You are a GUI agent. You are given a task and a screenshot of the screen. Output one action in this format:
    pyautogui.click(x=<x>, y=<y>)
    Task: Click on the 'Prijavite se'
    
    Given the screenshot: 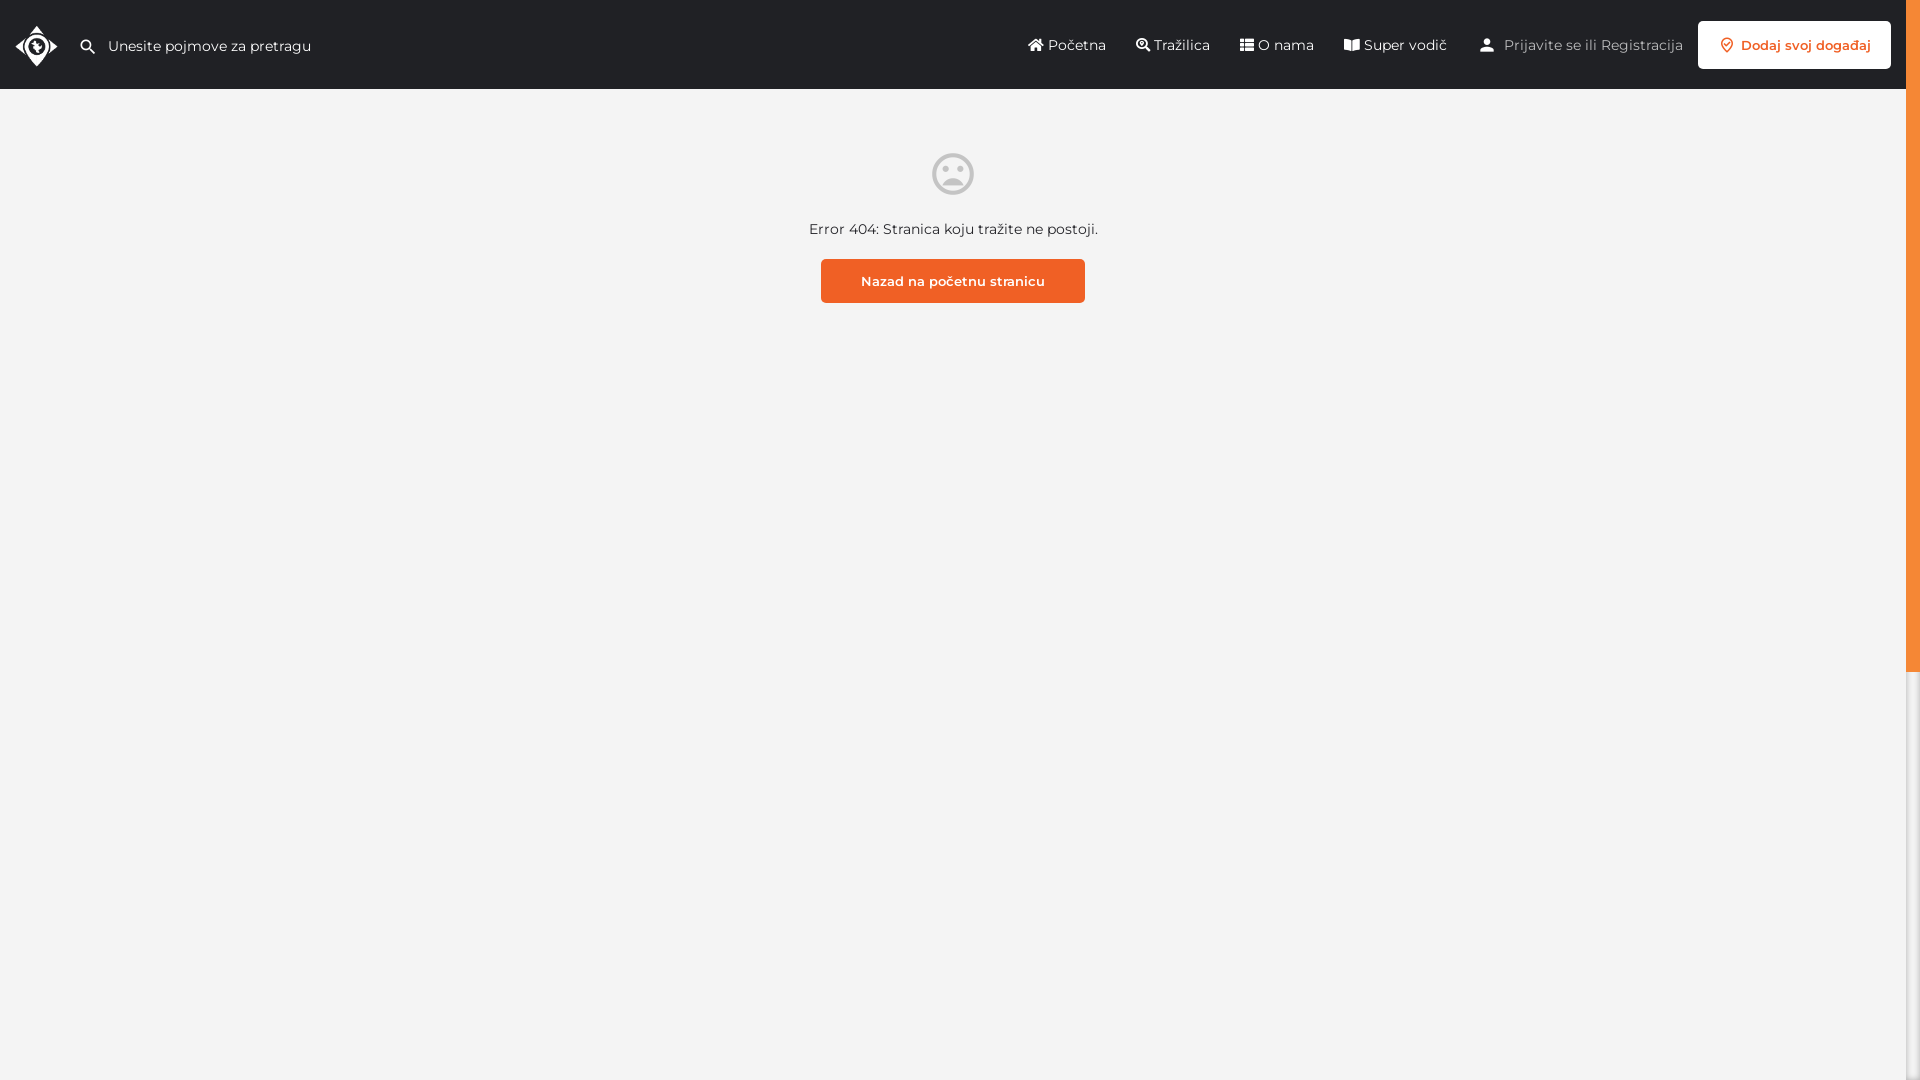 What is the action you would take?
    pyautogui.click(x=1541, y=43)
    